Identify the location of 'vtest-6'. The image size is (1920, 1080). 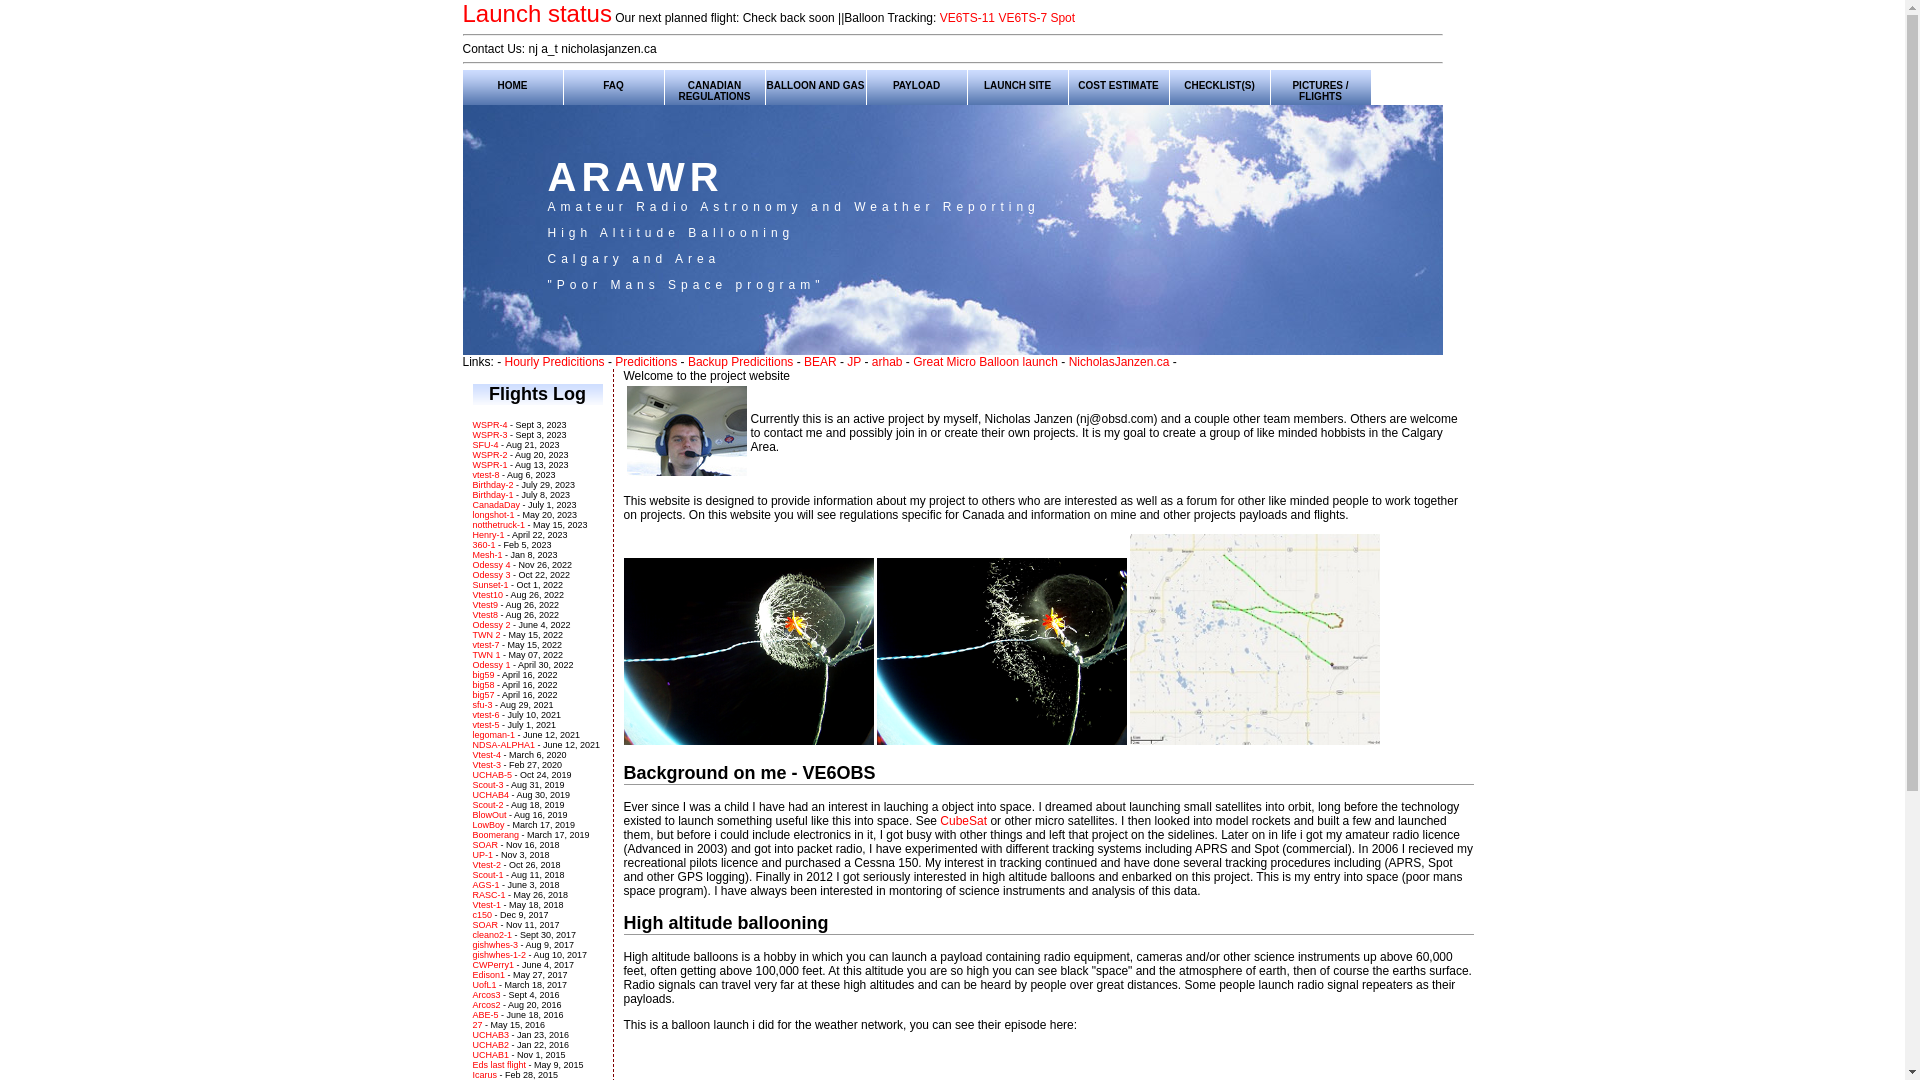
(470, 713).